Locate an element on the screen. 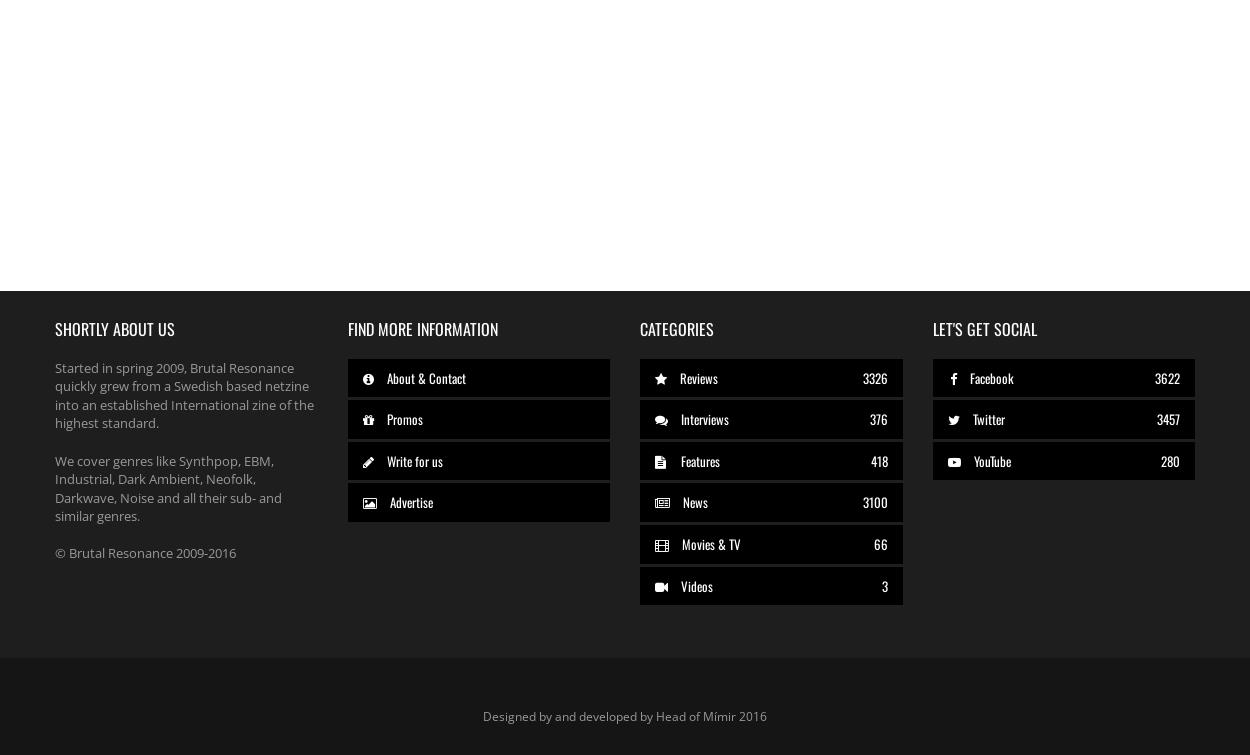 Image resolution: width=1250 pixels, height=755 pixels. '2016' is located at coordinates (751, 715).